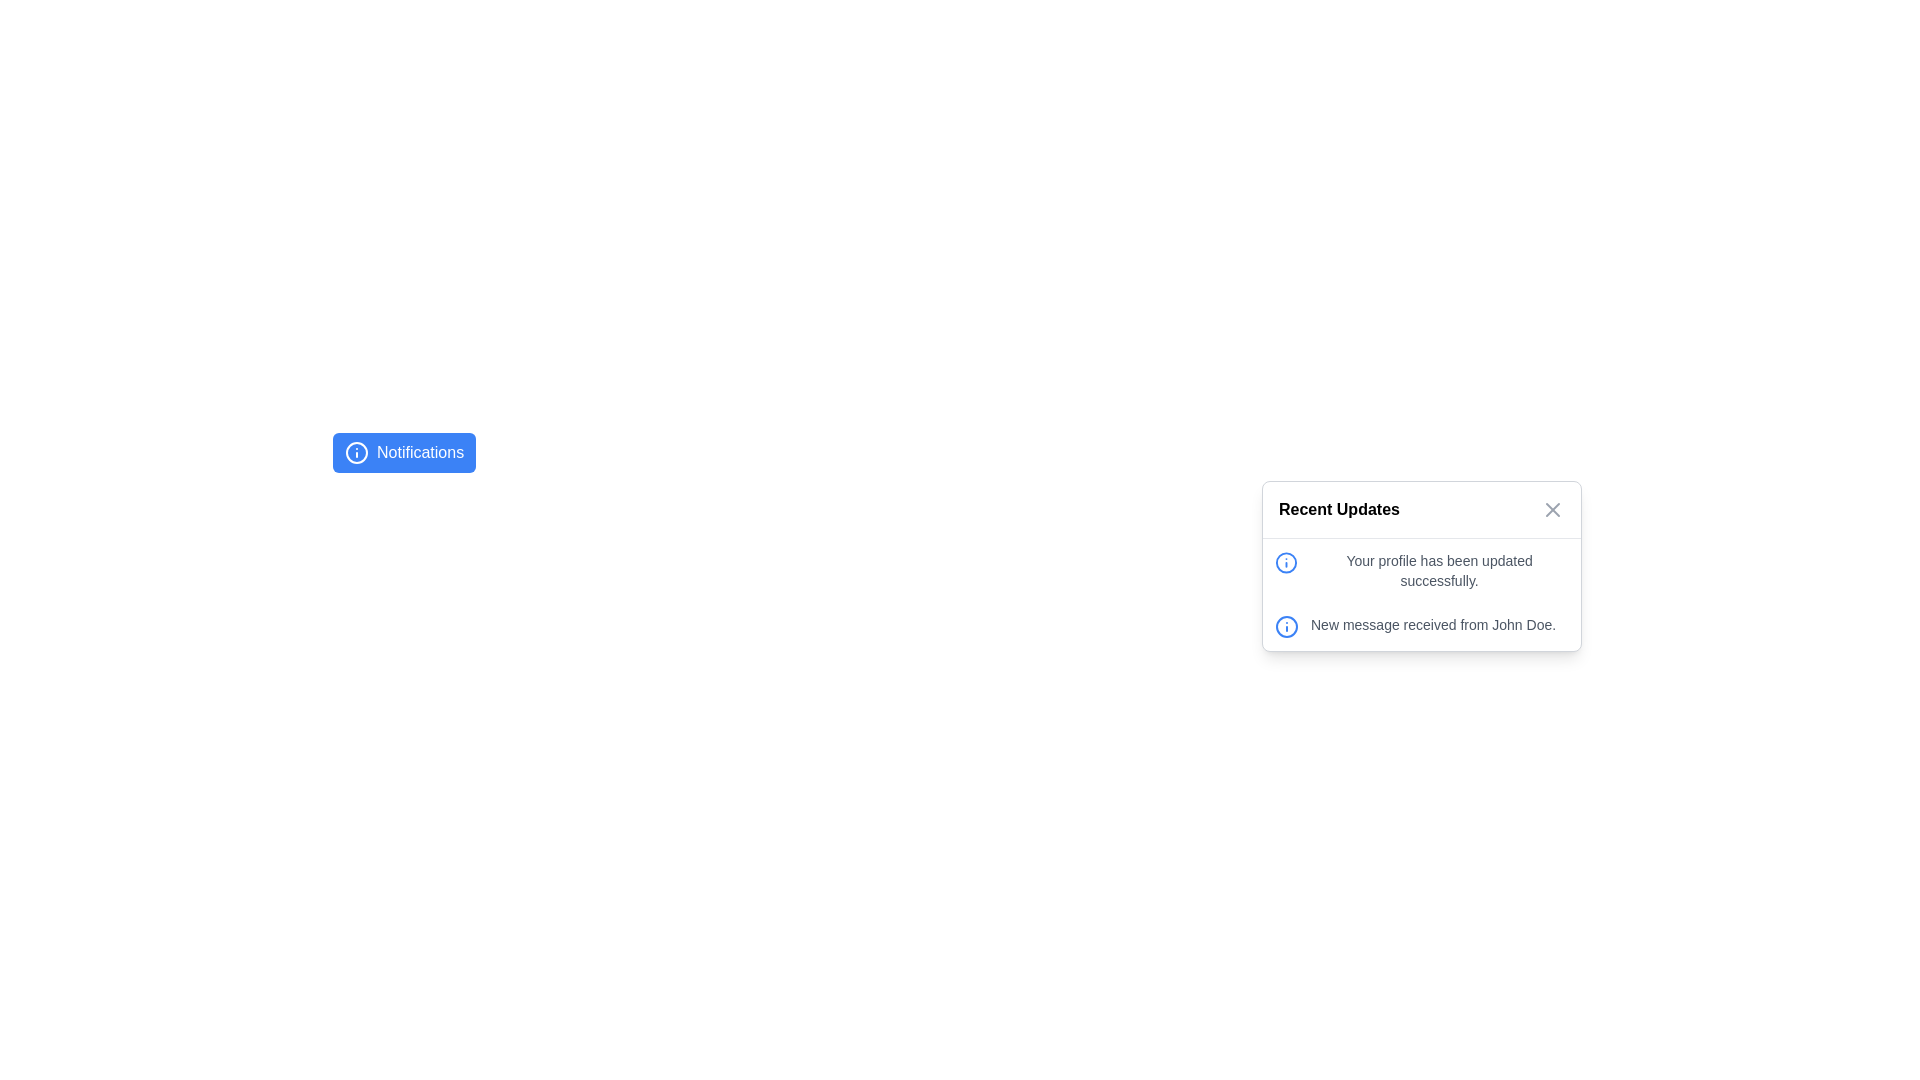  What do you see at coordinates (356, 452) in the screenshot?
I see `the circular blue icon with a white border that resembles an information icon, located adjacent to the 'Notifications' text` at bounding box center [356, 452].